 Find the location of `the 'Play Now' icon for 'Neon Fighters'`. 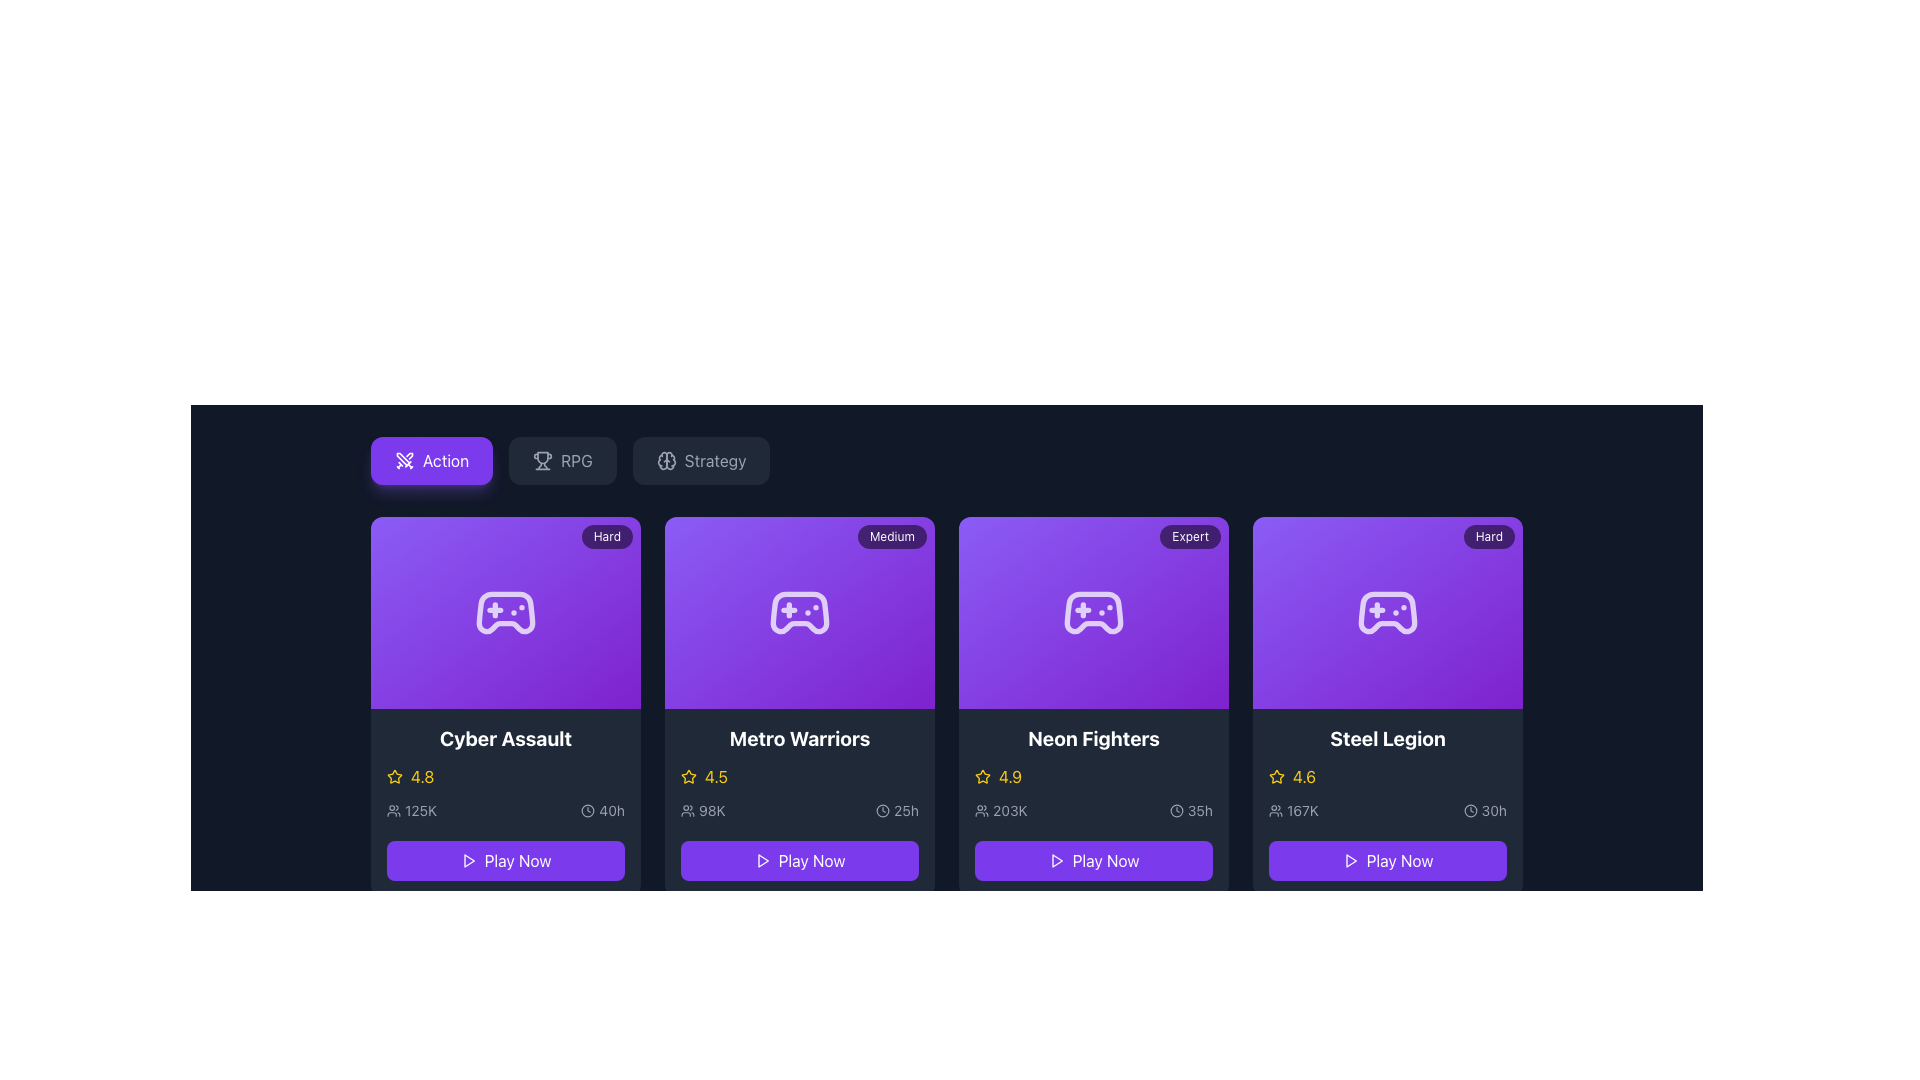

the 'Play Now' icon for 'Neon Fighters' is located at coordinates (1055, 859).